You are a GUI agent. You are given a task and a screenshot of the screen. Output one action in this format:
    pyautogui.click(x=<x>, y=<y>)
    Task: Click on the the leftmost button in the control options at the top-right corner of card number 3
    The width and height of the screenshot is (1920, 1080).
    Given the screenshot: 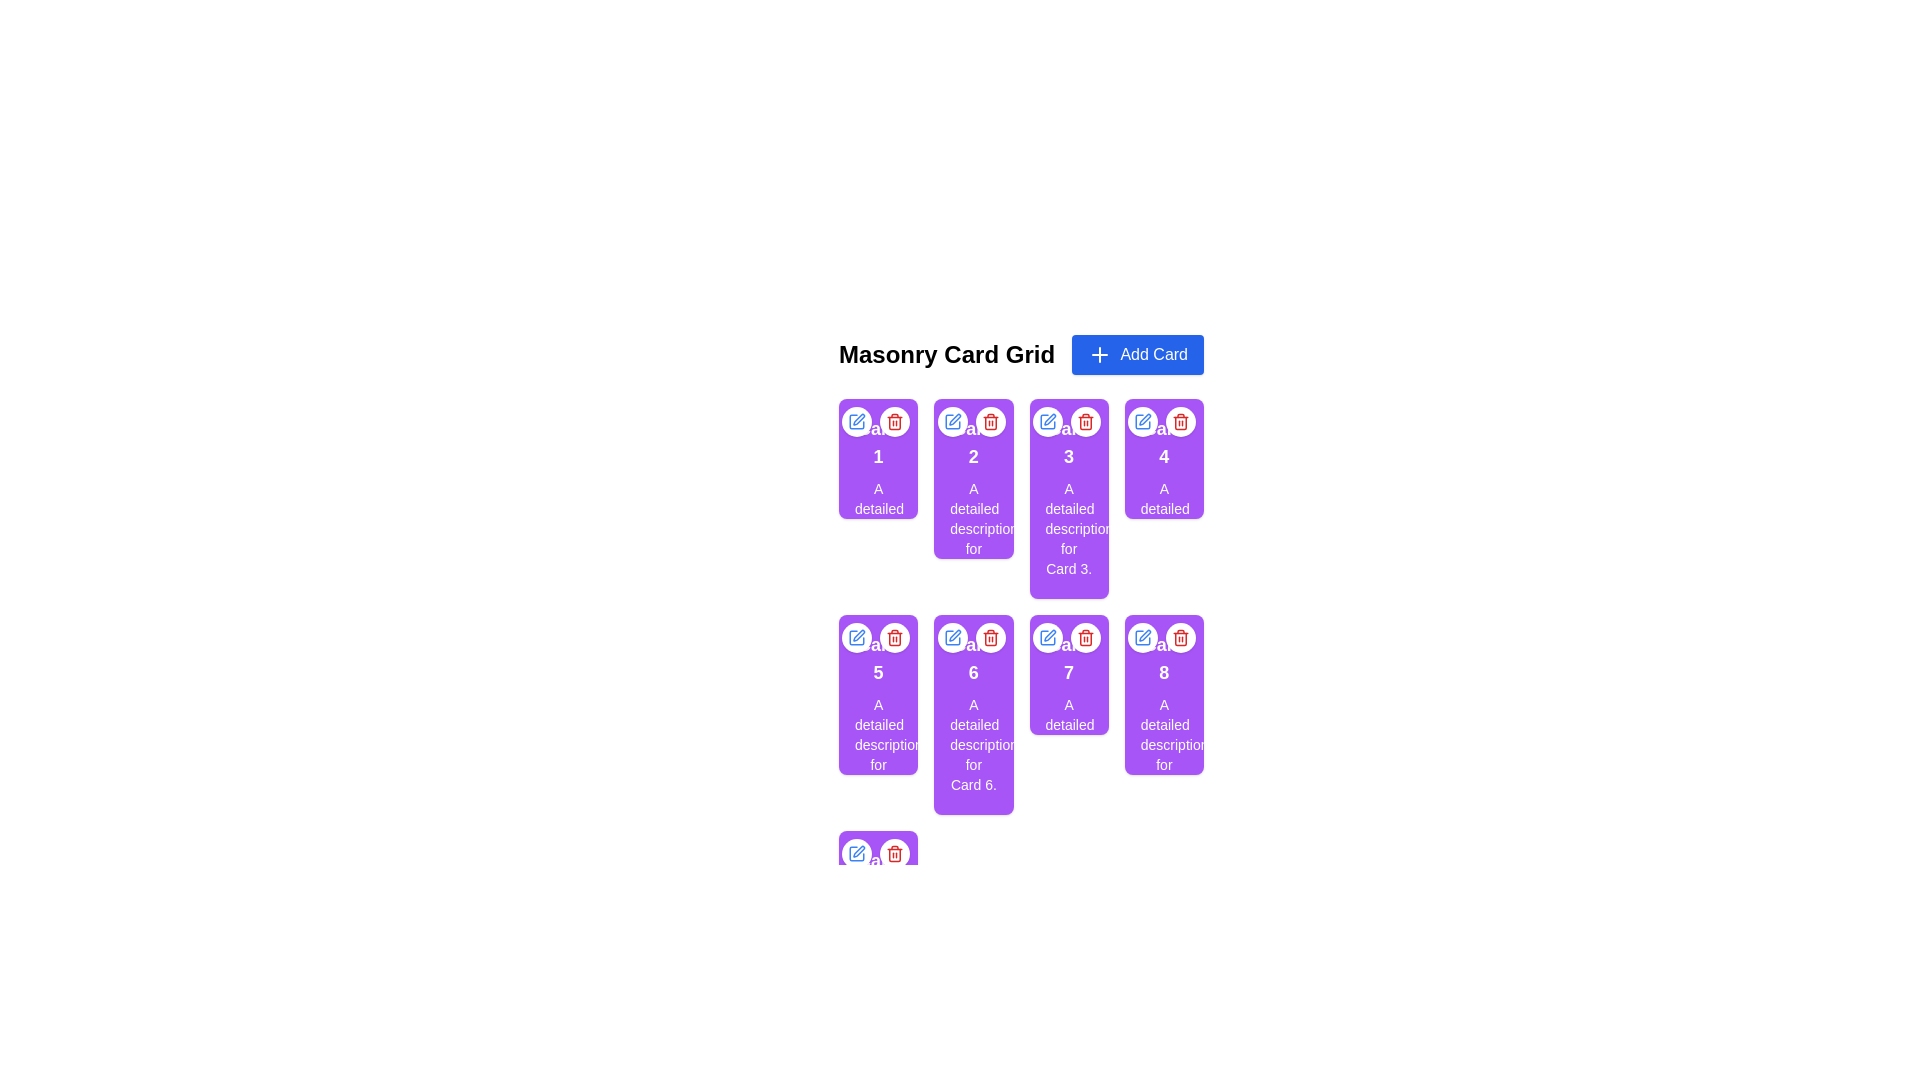 What is the action you would take?
    pyautogui.click(x=1046, y=420)
    